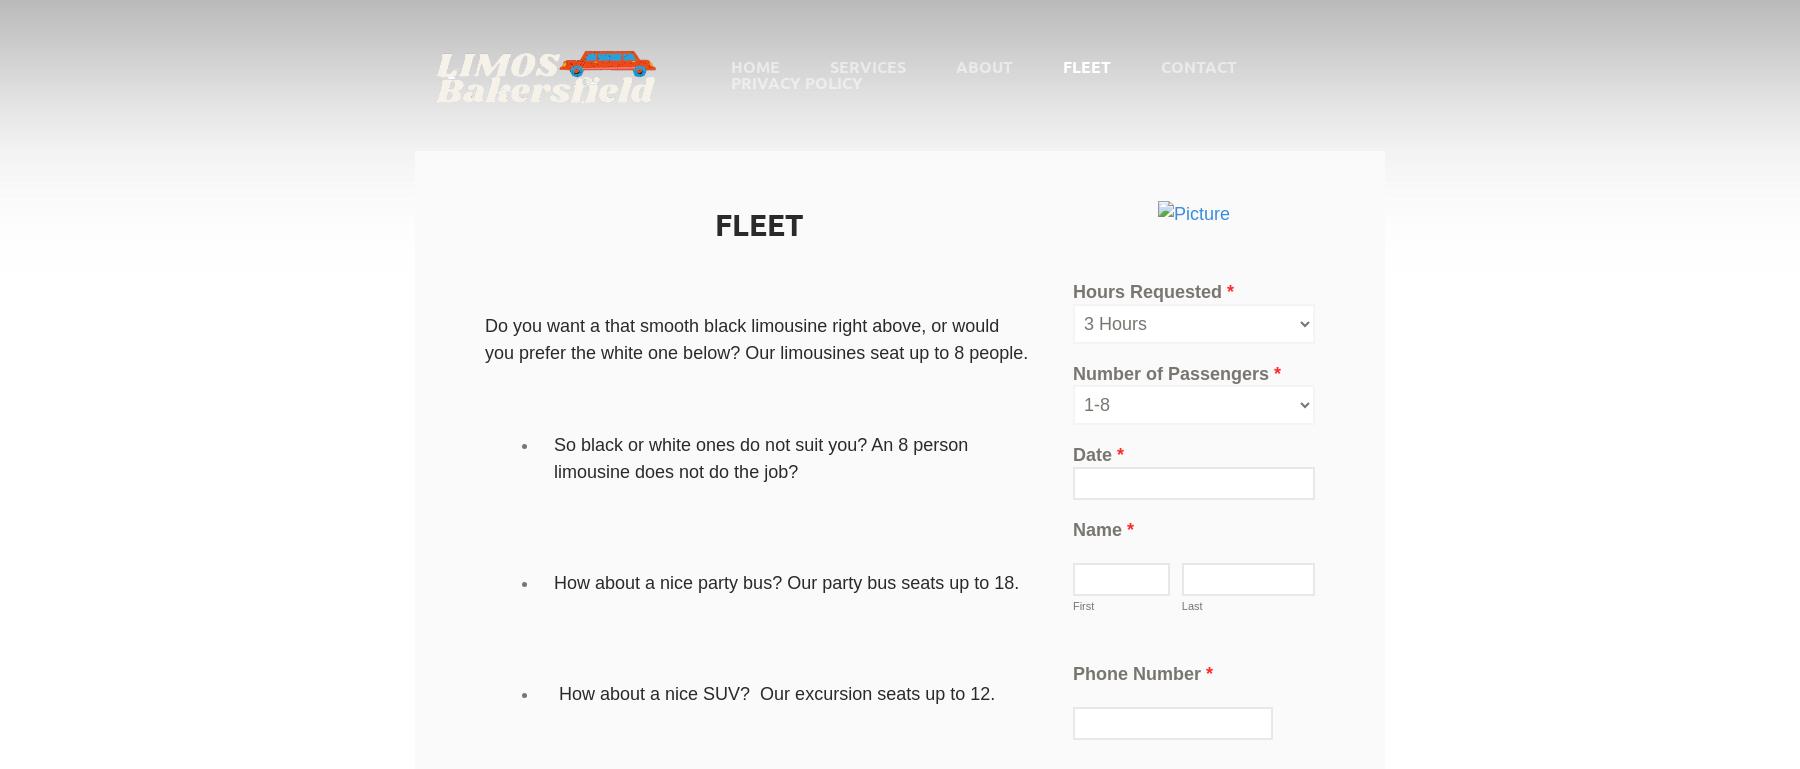  I want to click on 'How about a nice party bus? Our party bus seats up to 18.', so click(553, 582).